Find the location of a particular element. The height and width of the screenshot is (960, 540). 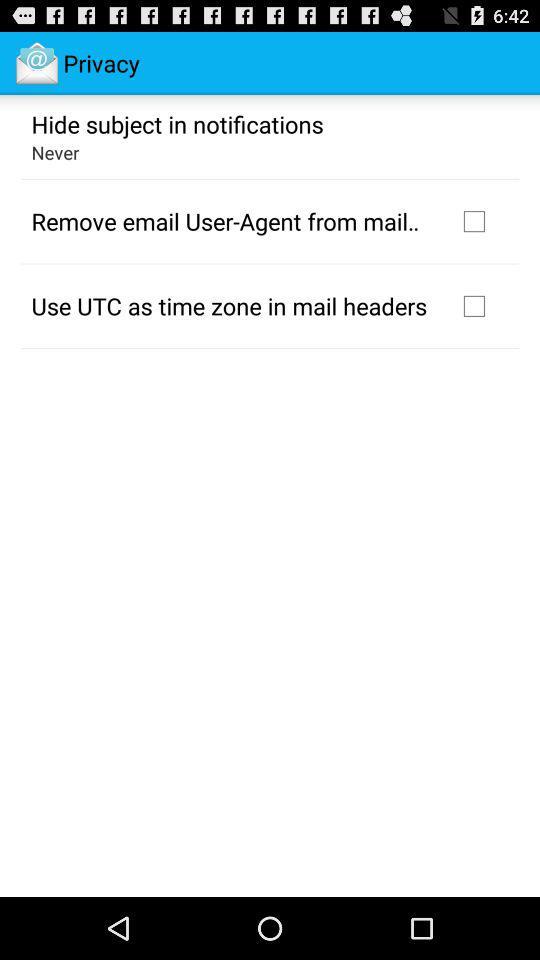

item below never app is located at coordinates (230, 221).